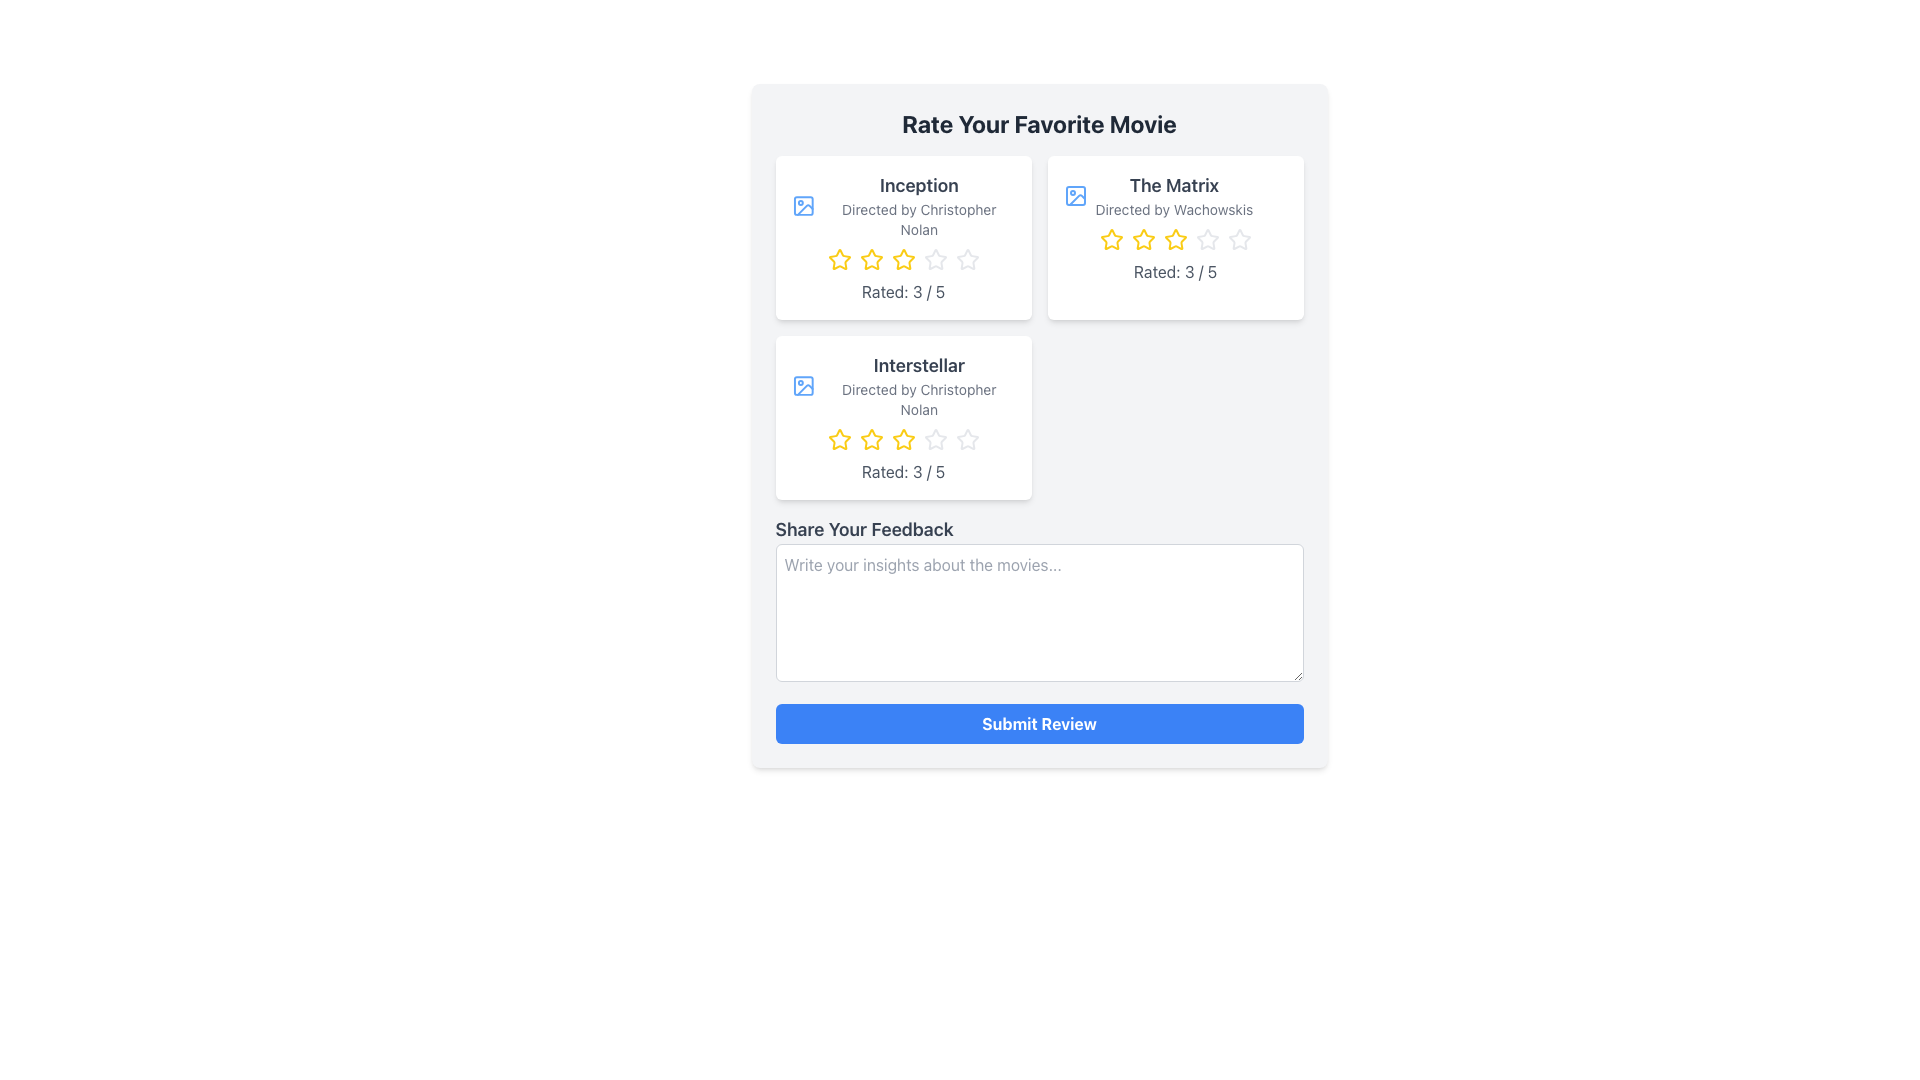  I want to click on the text label indicating the numerical rating of the movie 'Interstellar', which shows a rating of 3 out of 5, located in the bottom section of the movie card, so click(902, 471).